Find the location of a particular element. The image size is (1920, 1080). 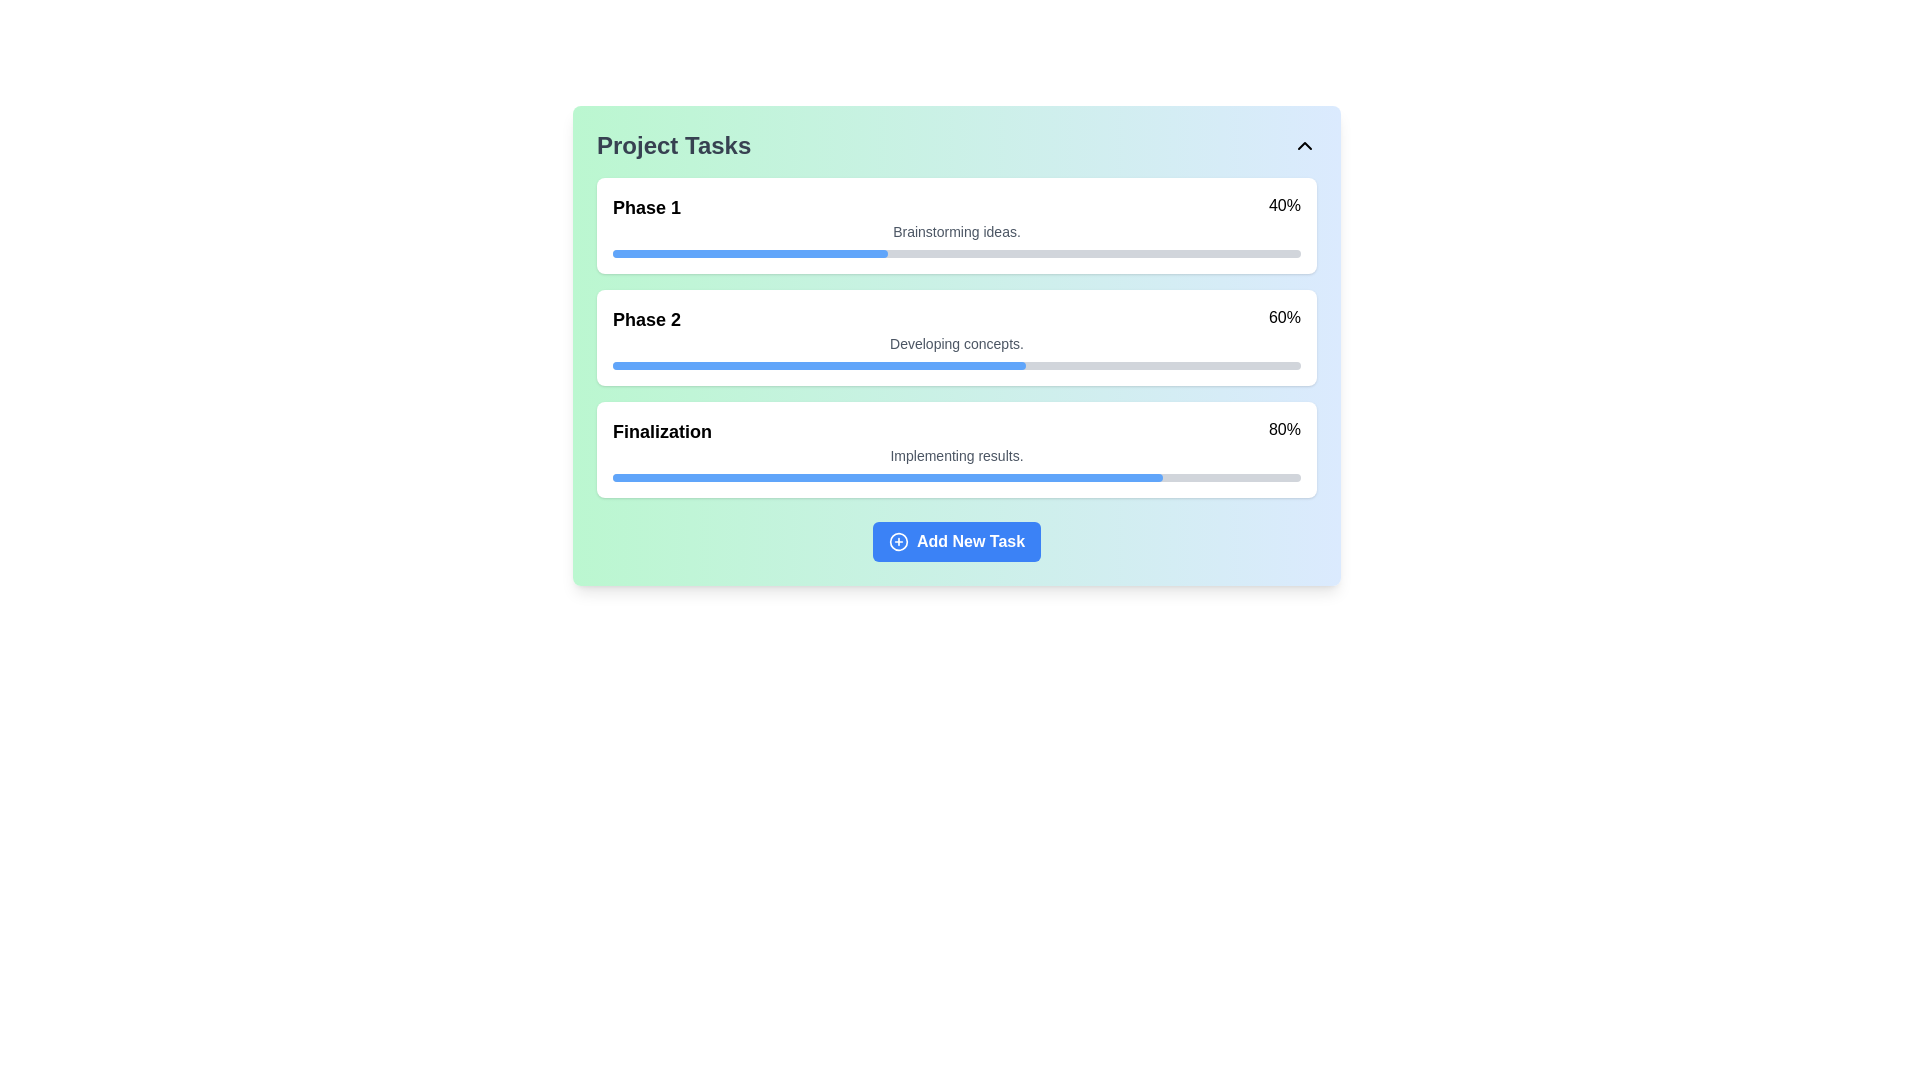

textual information from the description element located below the 'Phase 1' title and above the progress bar in the card for 'Phase 1' is located at coordinates (955, 230).